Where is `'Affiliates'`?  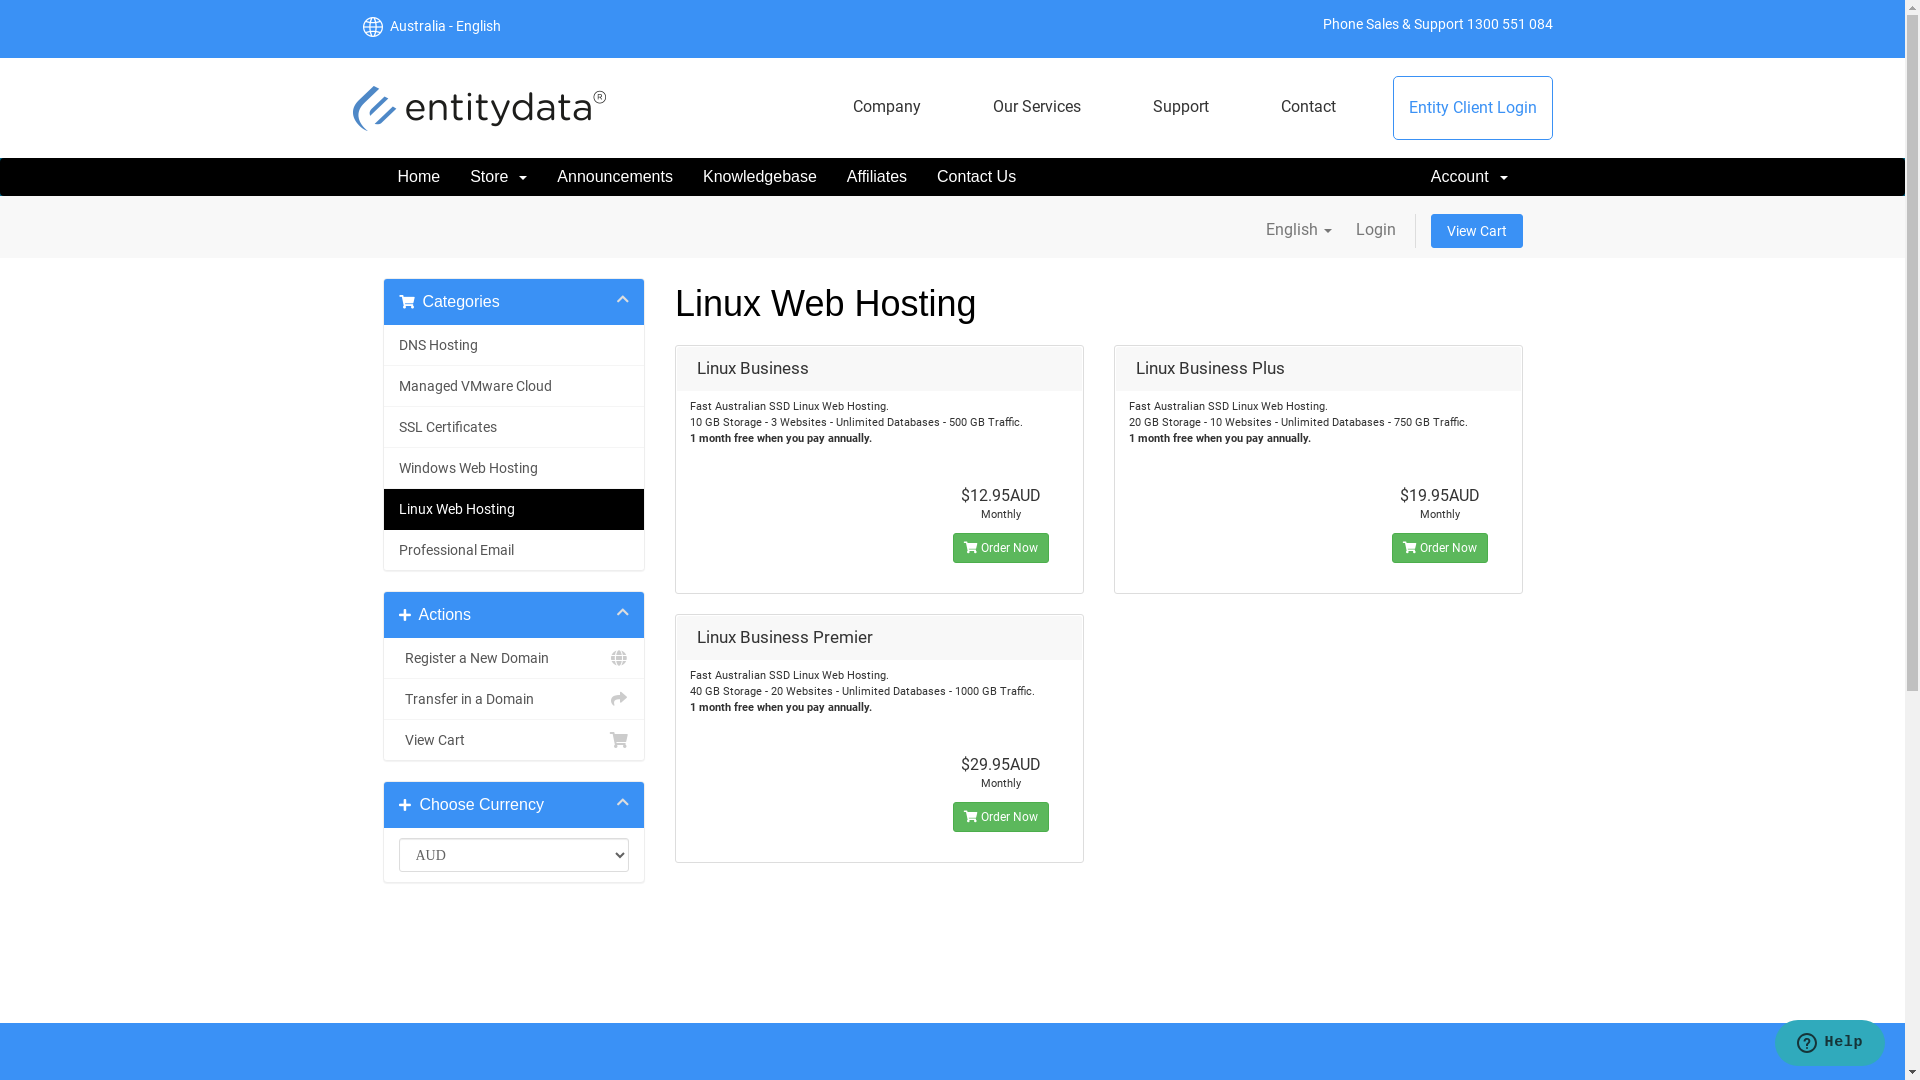
'Affiliates' is located at coordinates (877, 176).